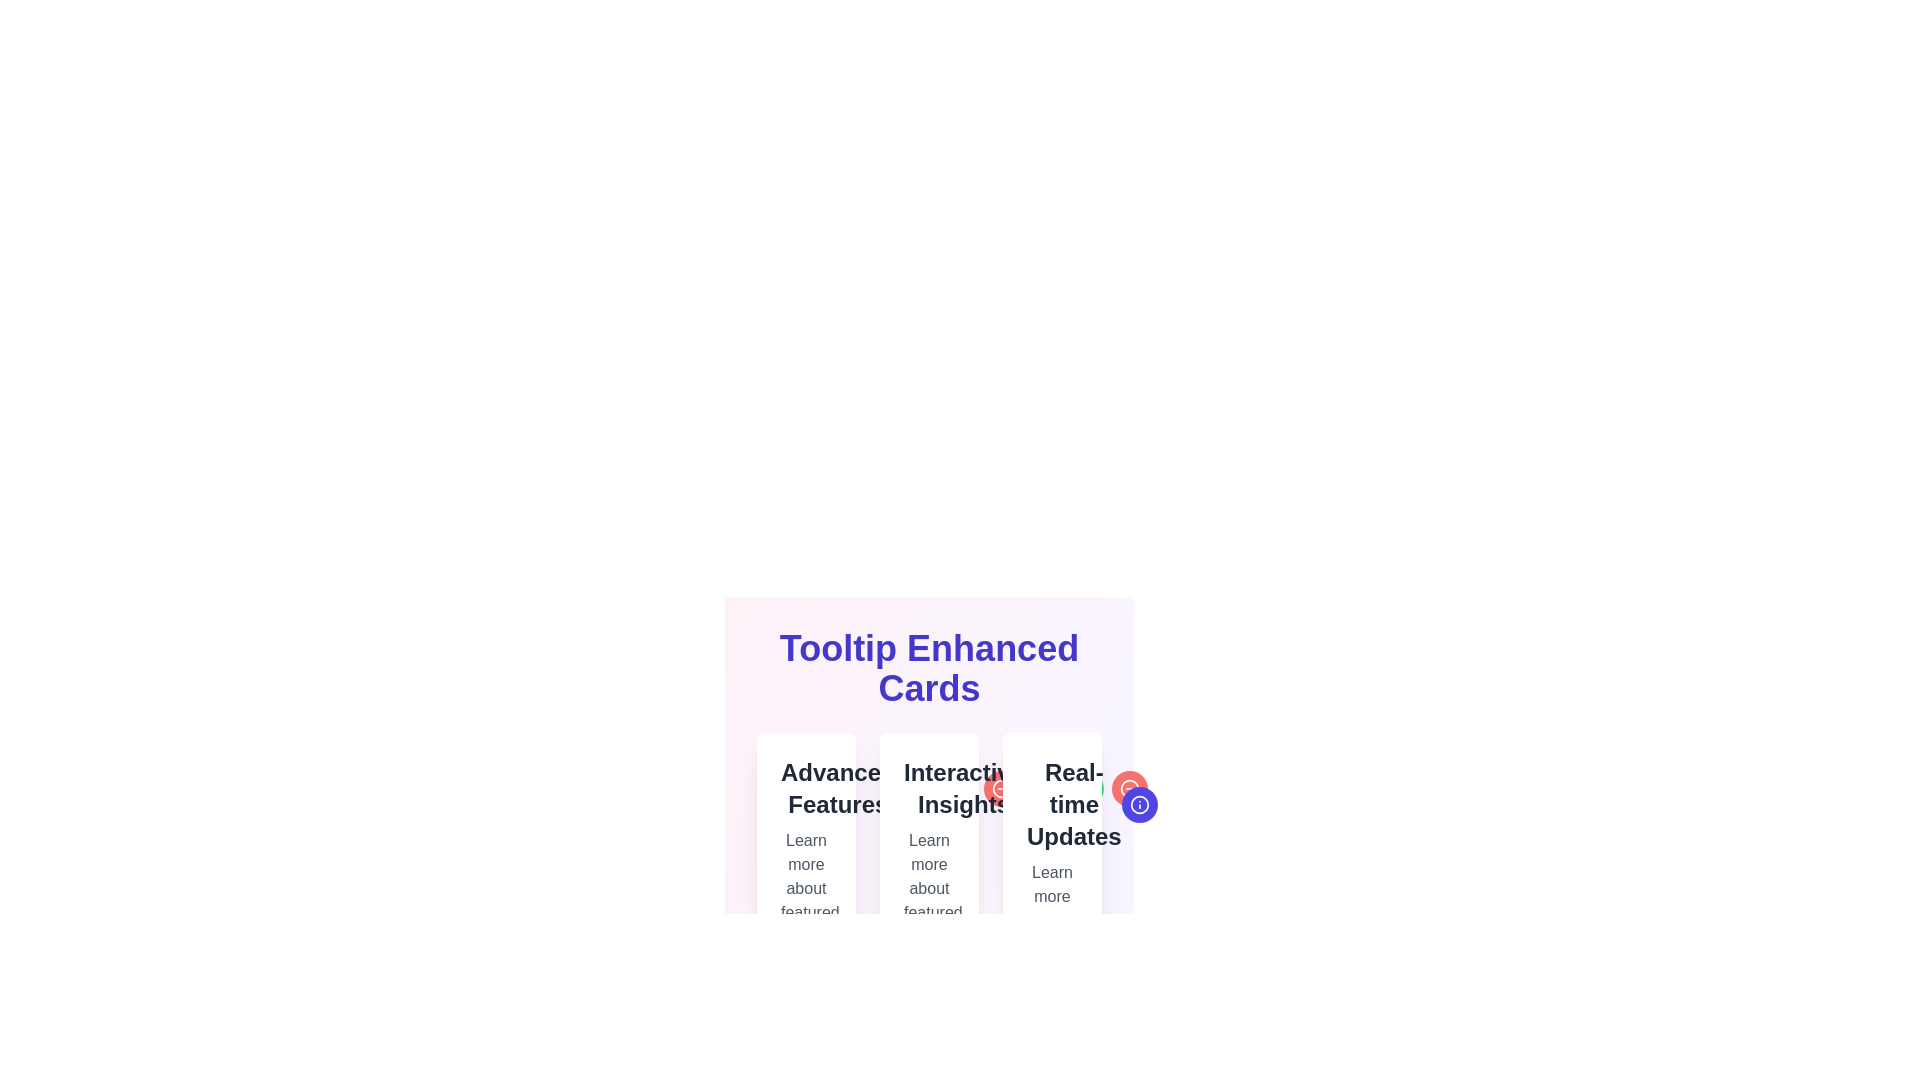 The height and width of the screenshot is (1080, 1920). What do you see at coordinates (928, 788) in the screenshot?
I see `the title text located at the top of the second card from the left in a horizontal arrangement of cards` at bounding box center [928, 788].